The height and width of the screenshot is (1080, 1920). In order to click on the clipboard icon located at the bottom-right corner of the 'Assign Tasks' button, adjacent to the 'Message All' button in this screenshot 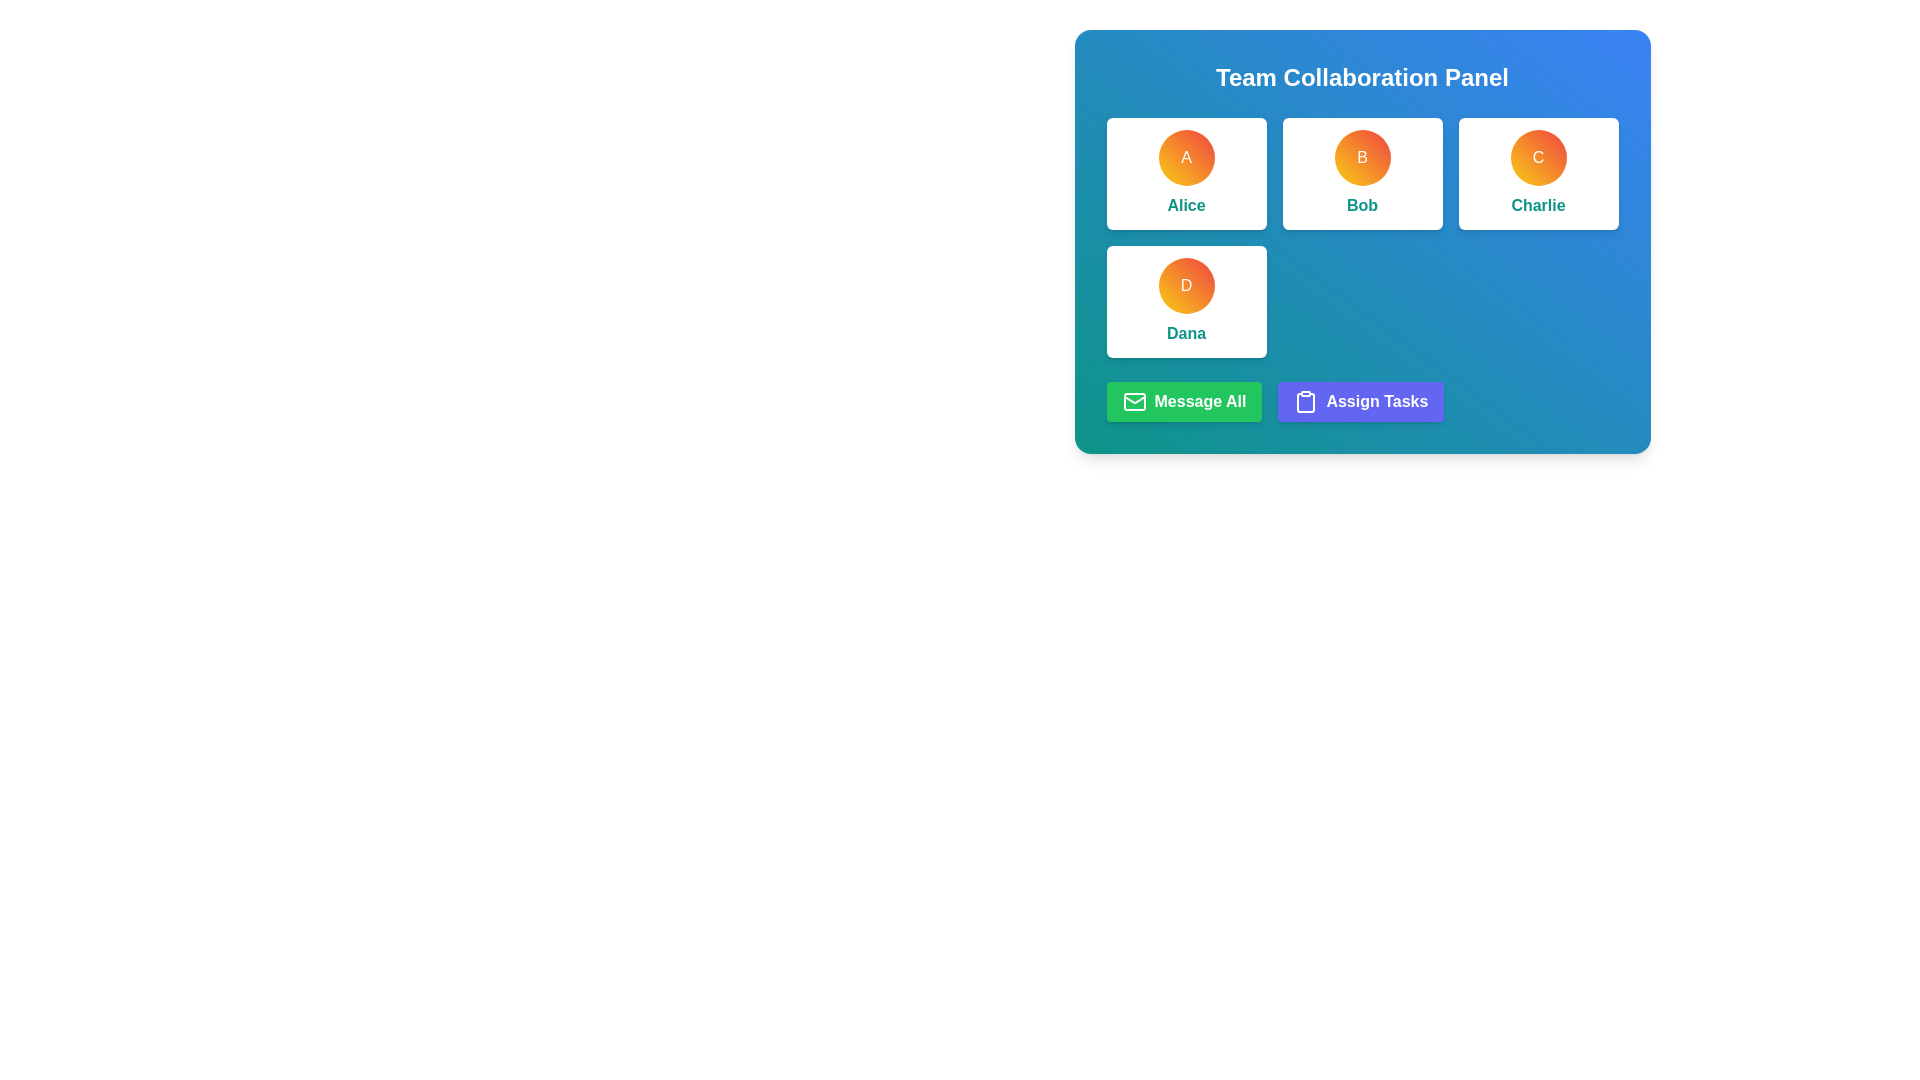, I will do `click(1306, 401)`.